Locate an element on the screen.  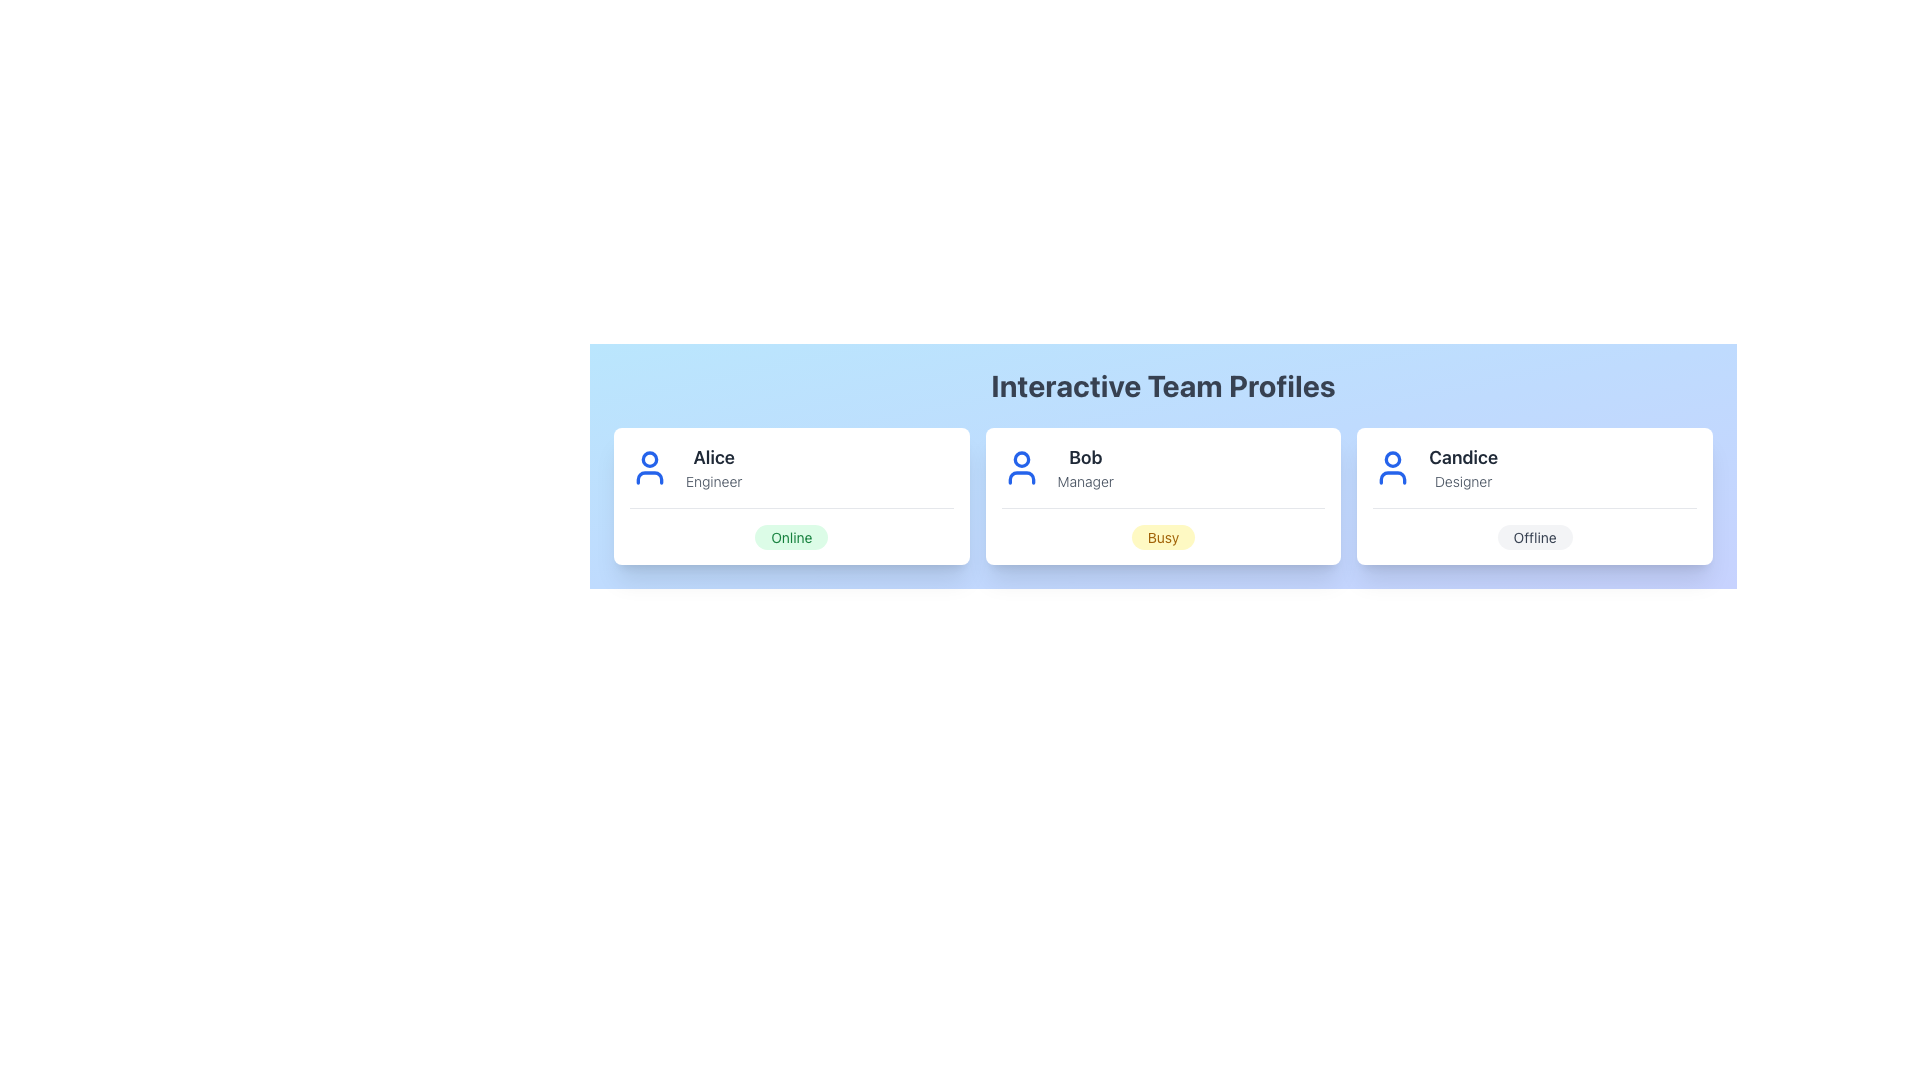
the status indicator label displaying 'Offline' for user 'Candice', located at the bottom-center of the user card is located at coordinates (1534, 527).